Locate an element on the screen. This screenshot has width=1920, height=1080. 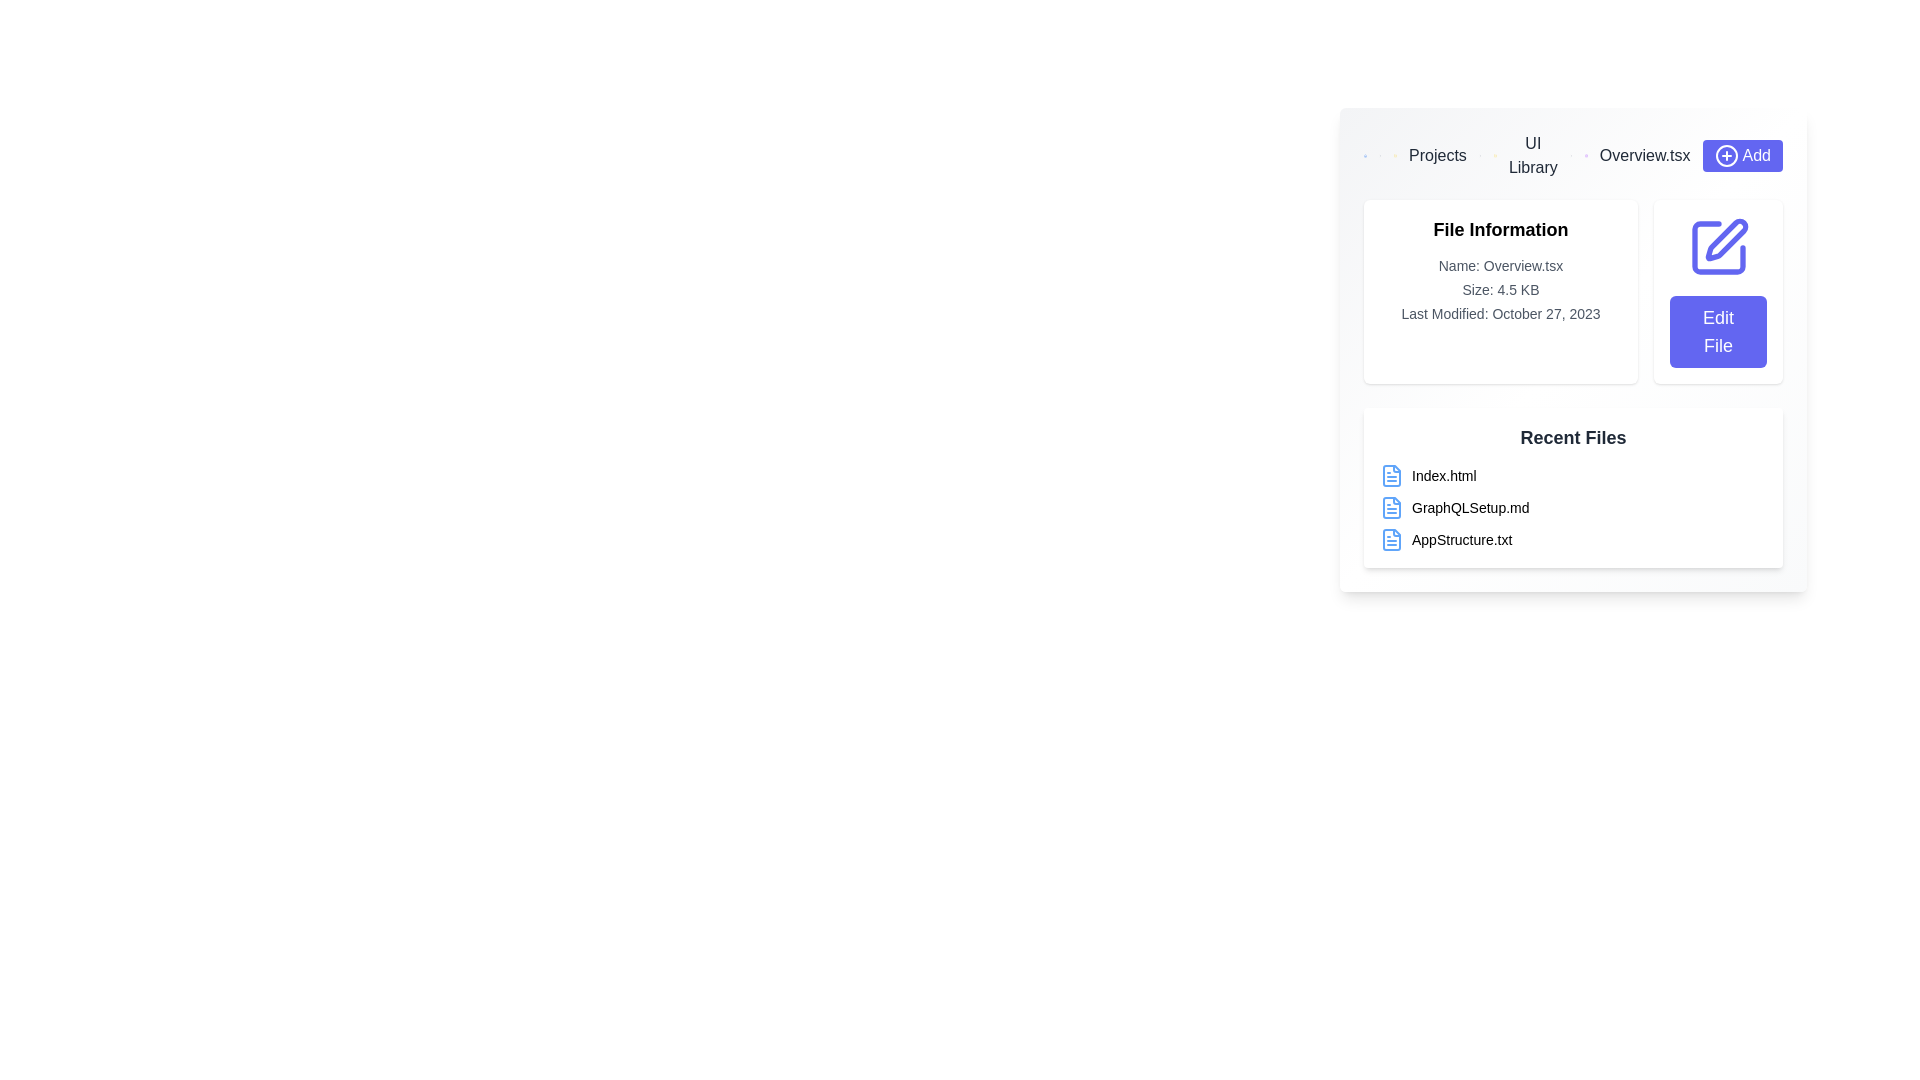
the file entry 'GraphQLSetup.md' in the 'Recent Files' list is located at coordinates (1572, 507).